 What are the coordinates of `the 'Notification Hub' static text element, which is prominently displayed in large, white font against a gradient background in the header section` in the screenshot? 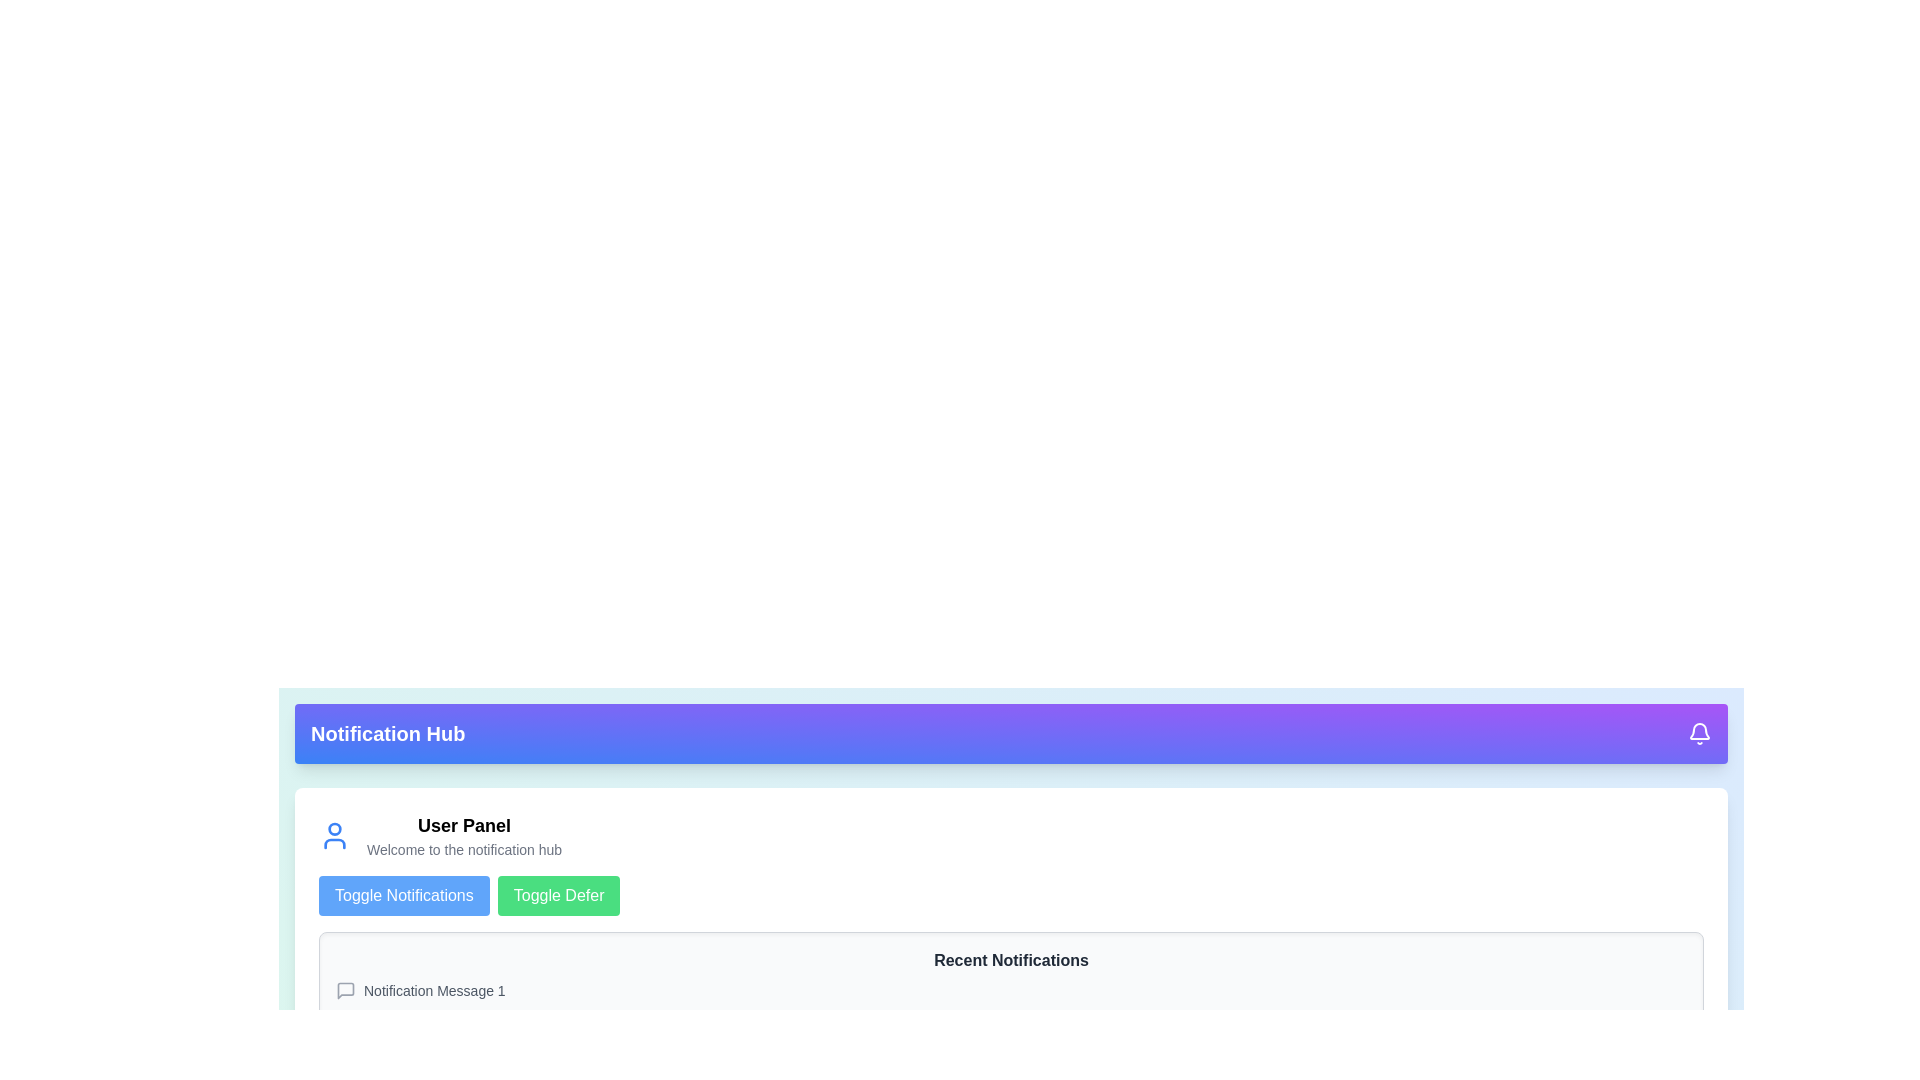 It's located at (388, 733).